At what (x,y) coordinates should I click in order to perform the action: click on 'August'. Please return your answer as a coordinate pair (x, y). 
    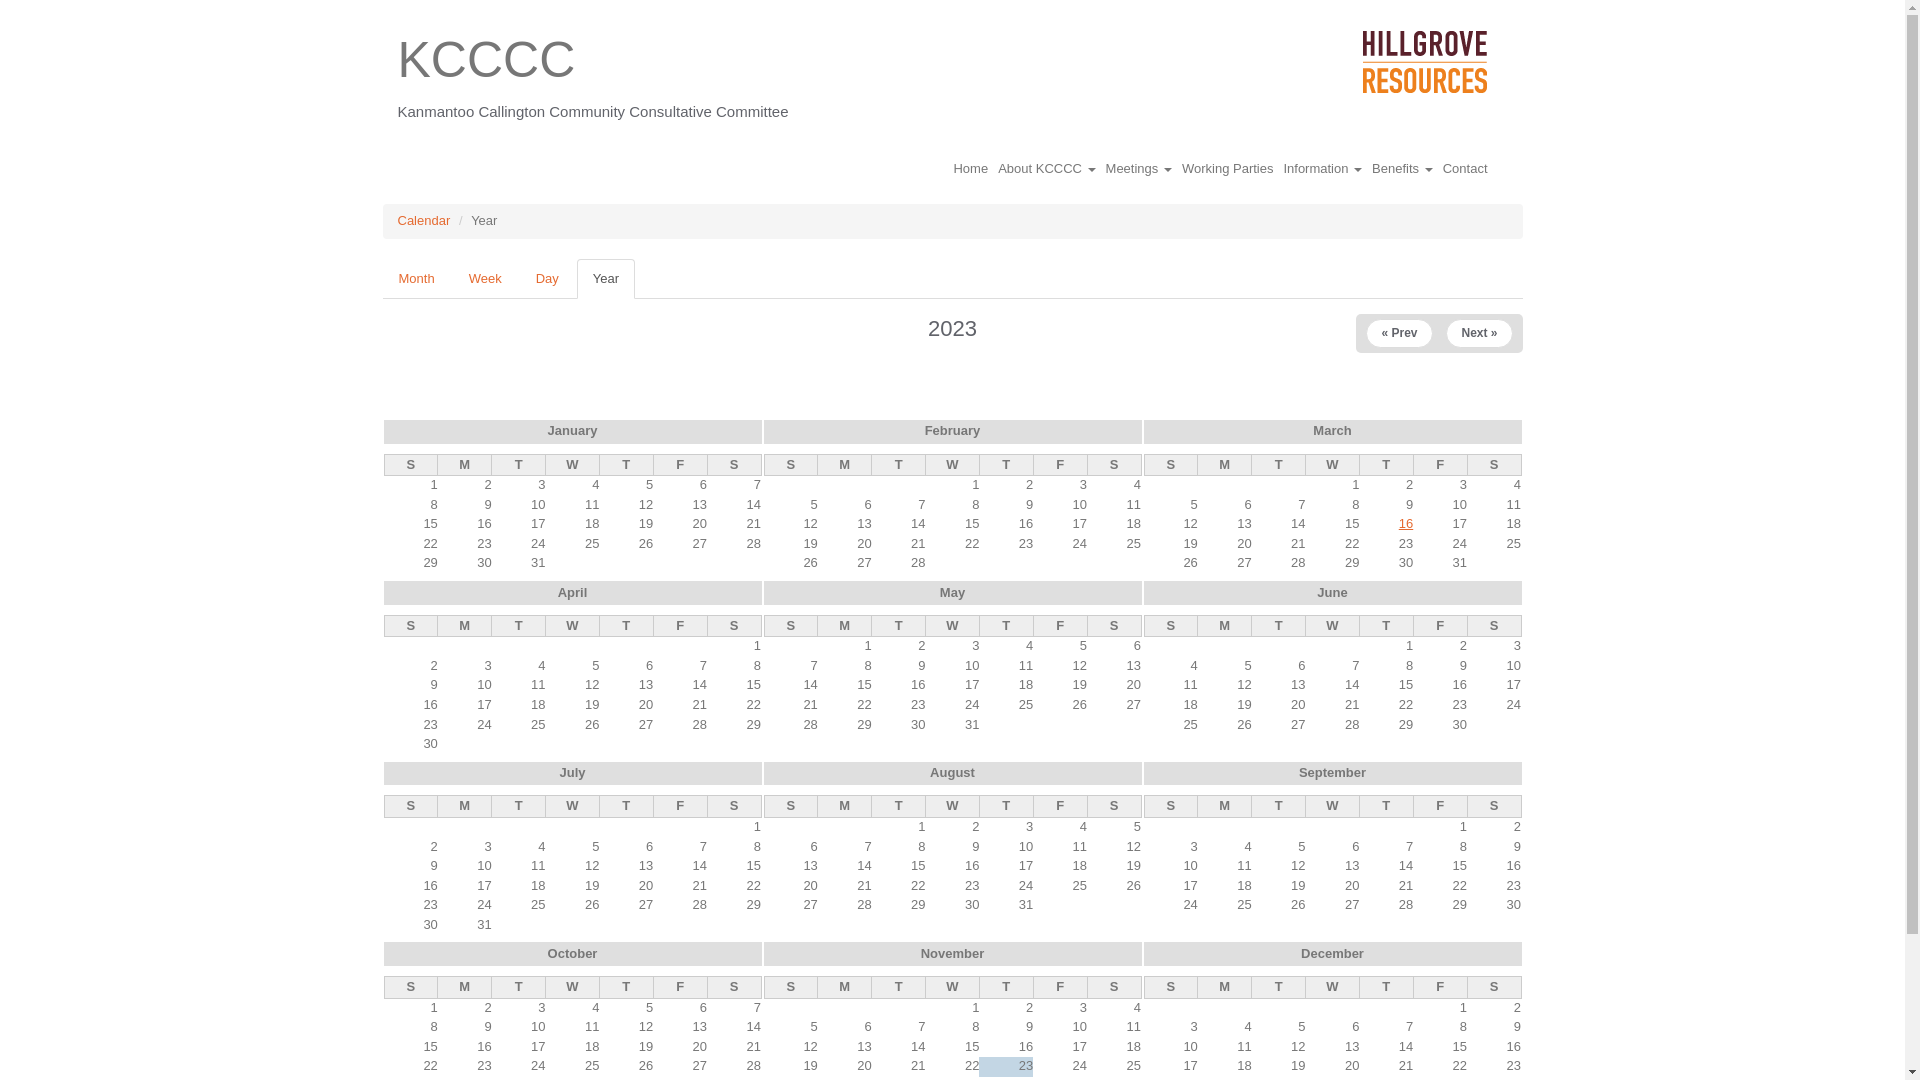
    Looking at the image, I should click on (929, 771).